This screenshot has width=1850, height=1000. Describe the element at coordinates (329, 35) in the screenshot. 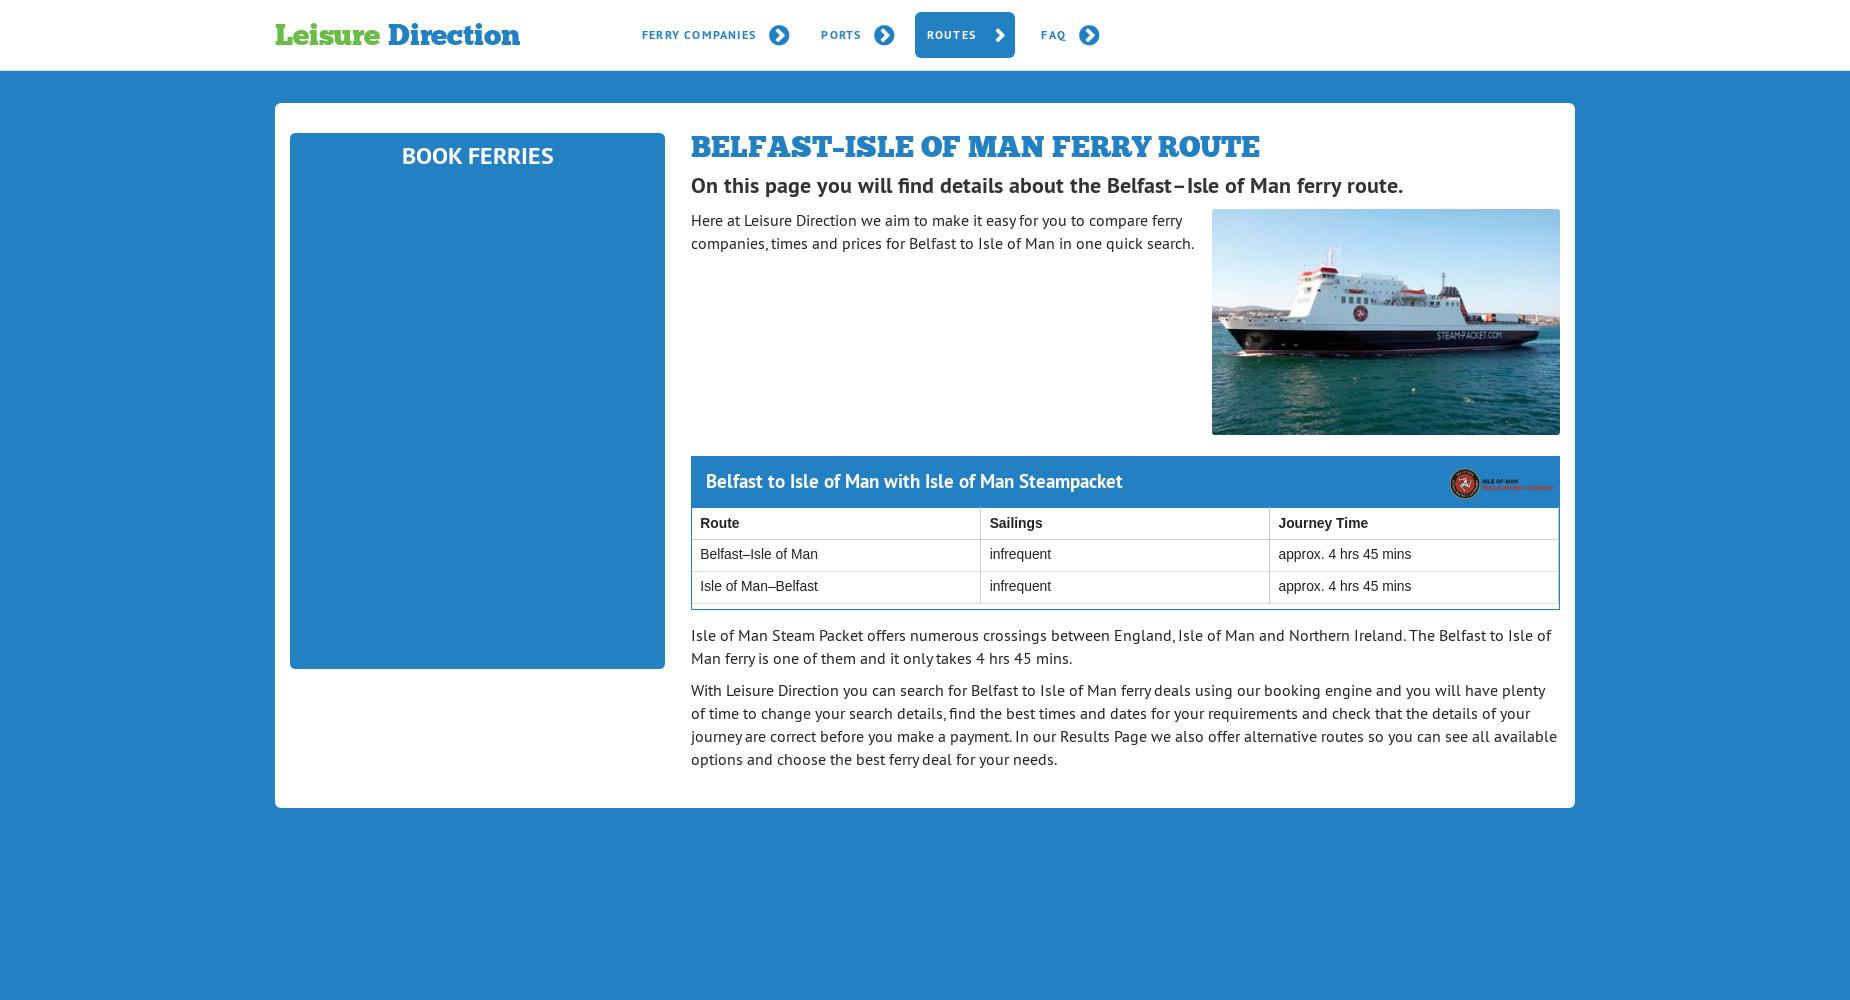

I see `'Leisure'` at that location.